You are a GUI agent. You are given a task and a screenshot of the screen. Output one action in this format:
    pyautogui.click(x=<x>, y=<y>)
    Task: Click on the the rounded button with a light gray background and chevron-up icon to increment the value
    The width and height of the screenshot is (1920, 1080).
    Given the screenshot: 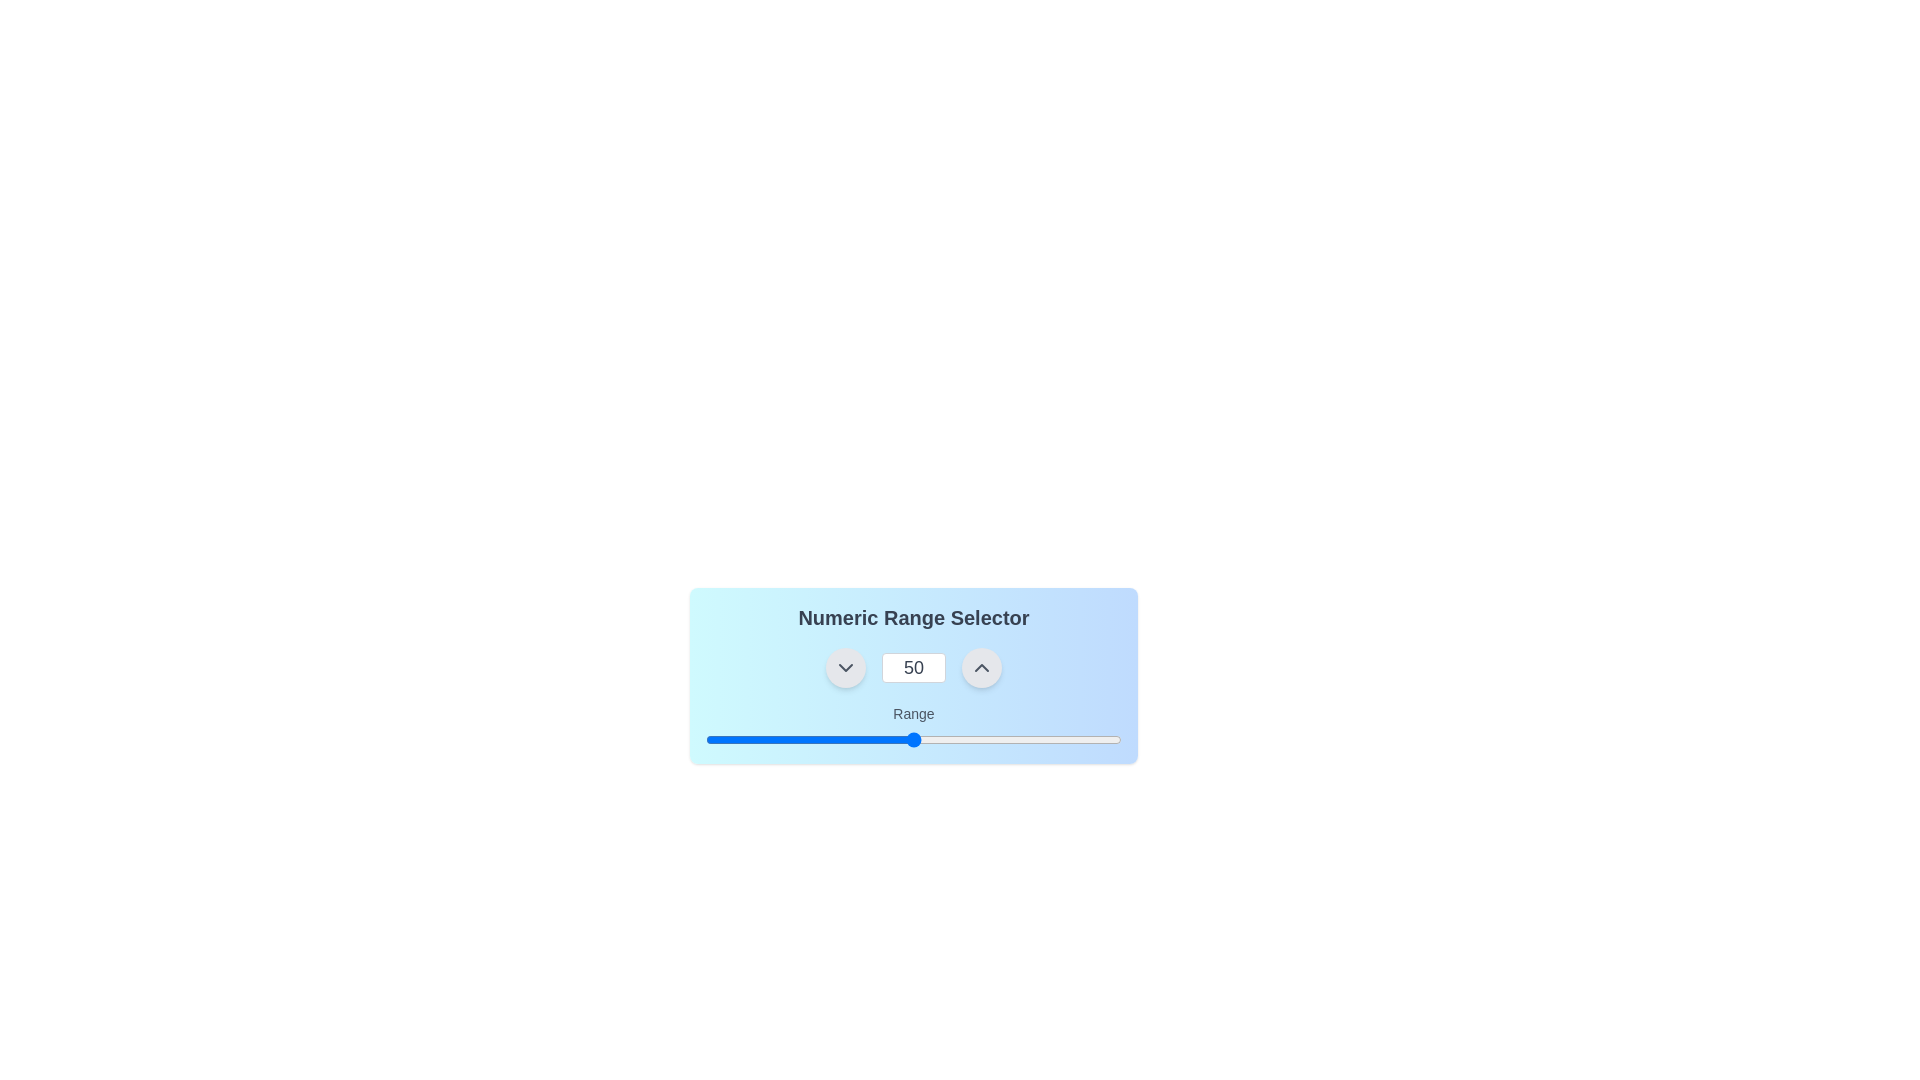 What is the action you would take?
    pyautogui.click(x=982, y=667)
    